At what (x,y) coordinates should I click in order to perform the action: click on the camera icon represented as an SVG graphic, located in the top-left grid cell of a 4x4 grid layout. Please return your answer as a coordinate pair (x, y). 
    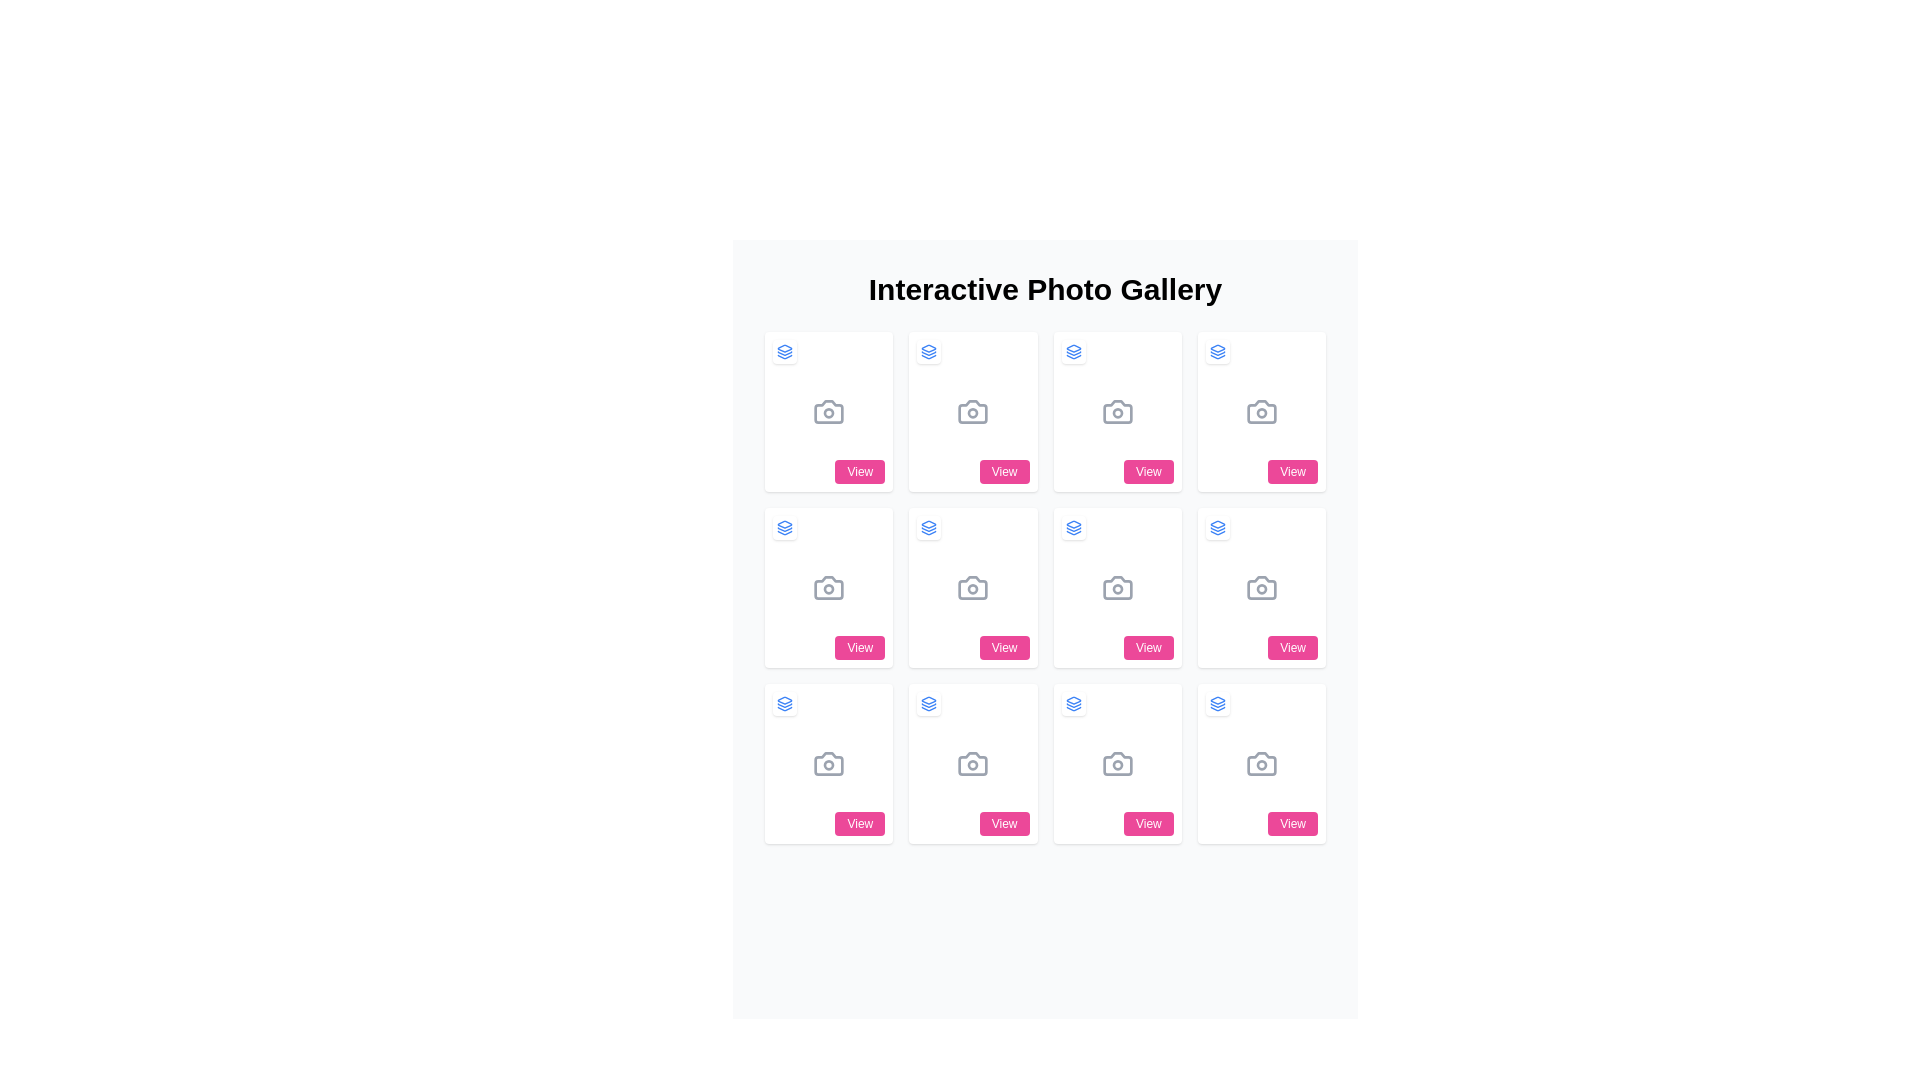
    Looking at the image, I should click on (829, 411).